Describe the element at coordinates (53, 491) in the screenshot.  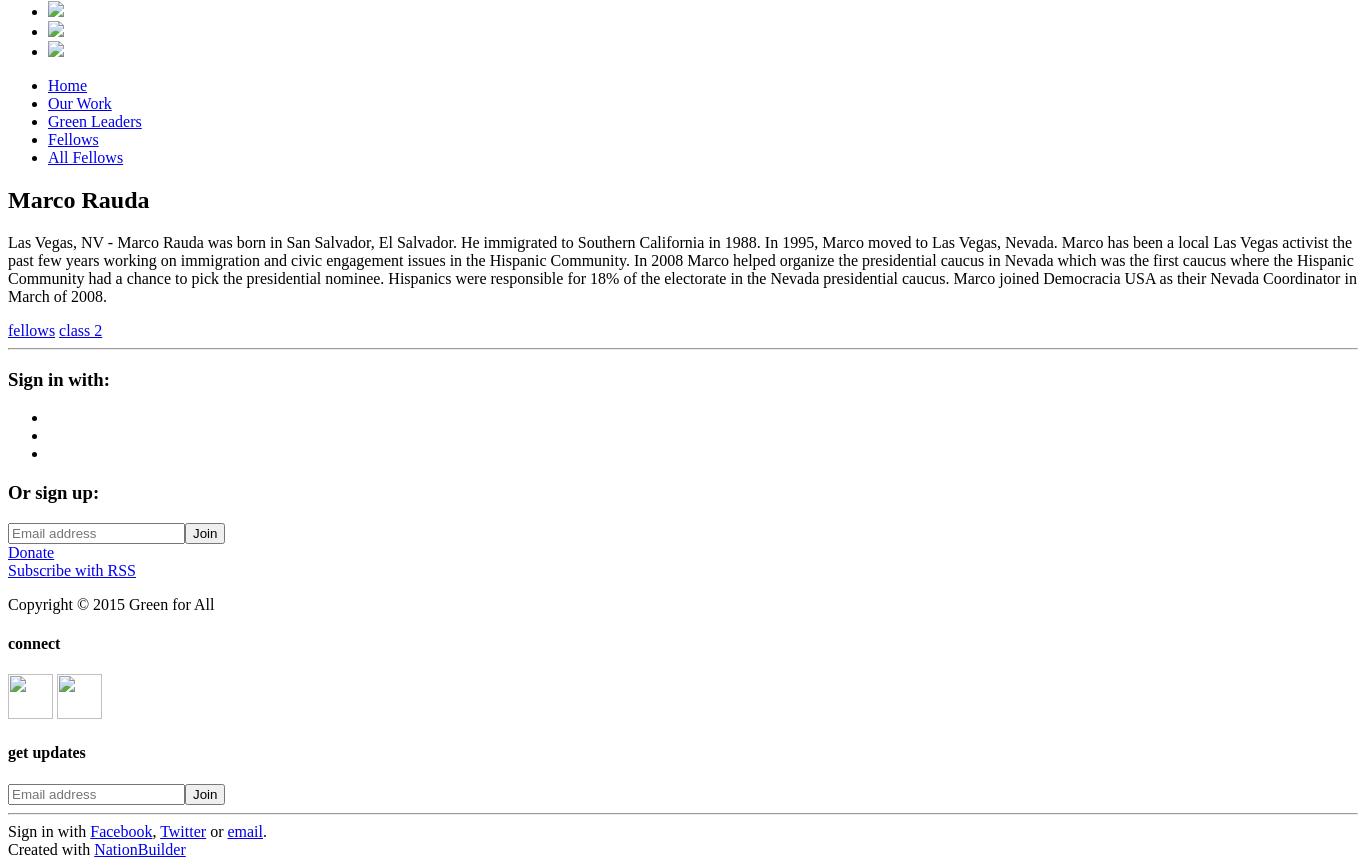
I see `'Or sign up:'` at that location.